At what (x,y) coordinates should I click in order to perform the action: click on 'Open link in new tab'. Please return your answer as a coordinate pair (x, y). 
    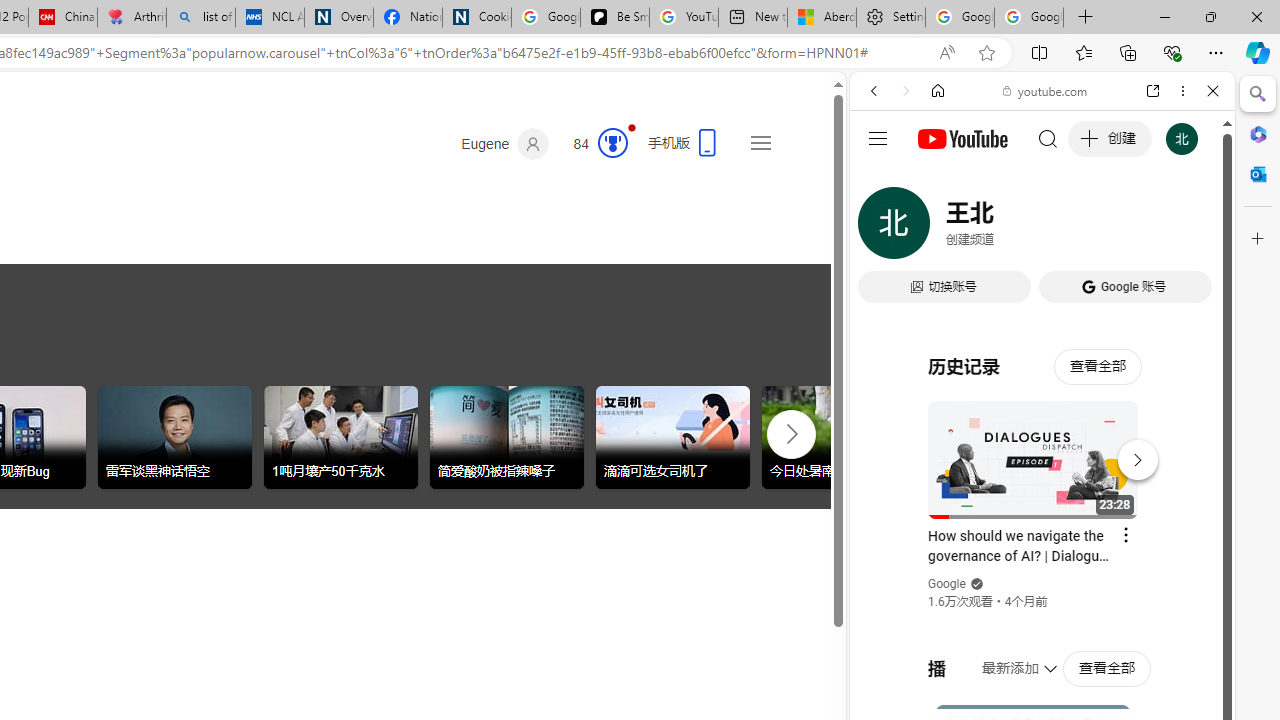
    Looking at the image, I should click on (1153, 91).